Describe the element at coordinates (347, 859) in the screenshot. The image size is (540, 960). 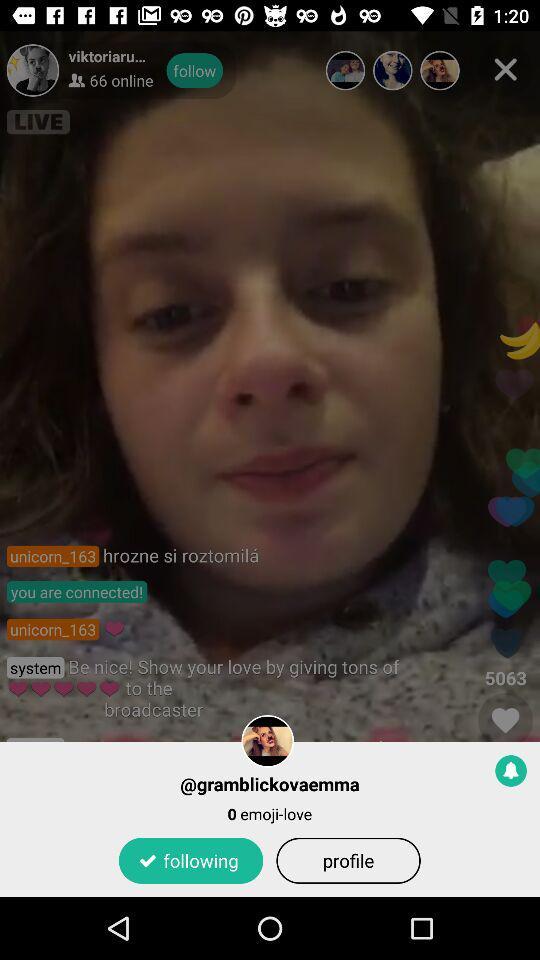
I see `icon next to the following app` at that location.